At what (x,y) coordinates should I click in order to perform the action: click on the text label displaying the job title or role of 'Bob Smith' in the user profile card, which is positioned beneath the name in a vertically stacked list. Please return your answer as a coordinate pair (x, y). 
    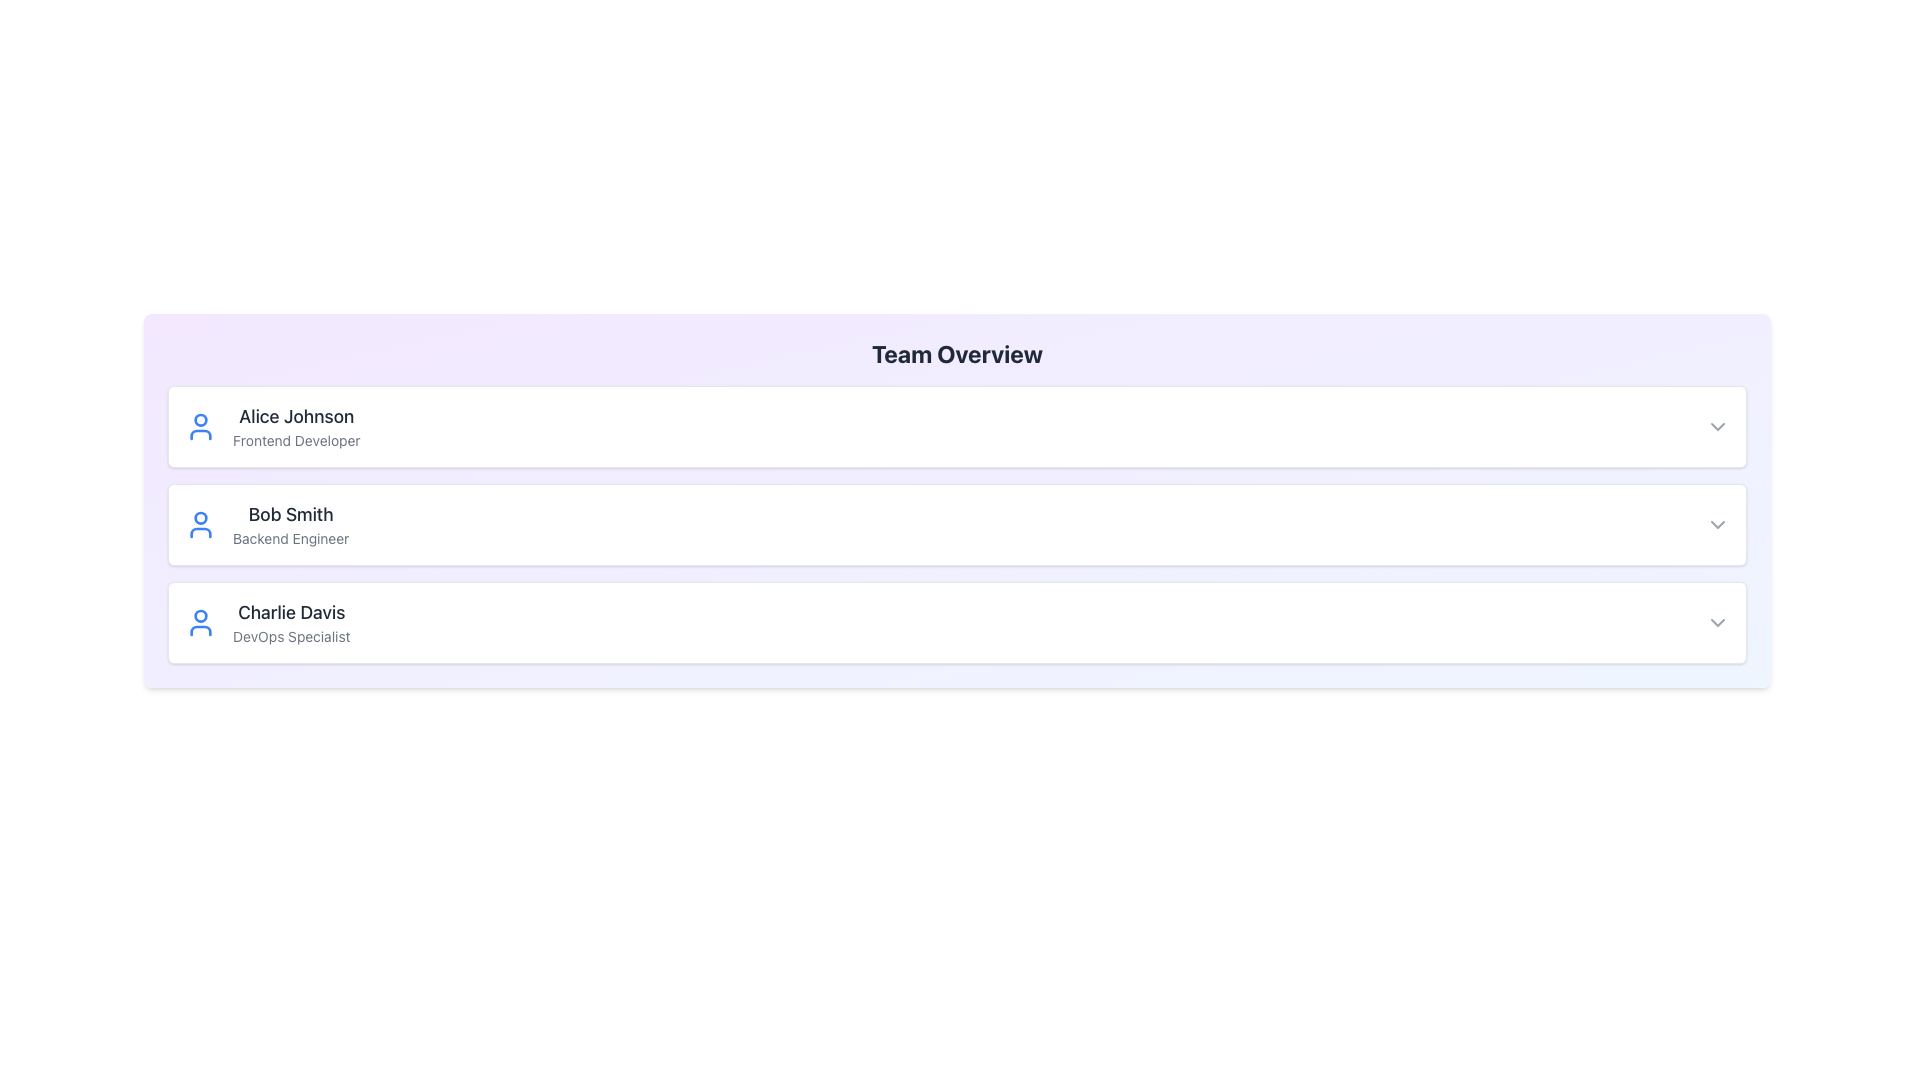
    Looking at the image, I should click on (290, 538).